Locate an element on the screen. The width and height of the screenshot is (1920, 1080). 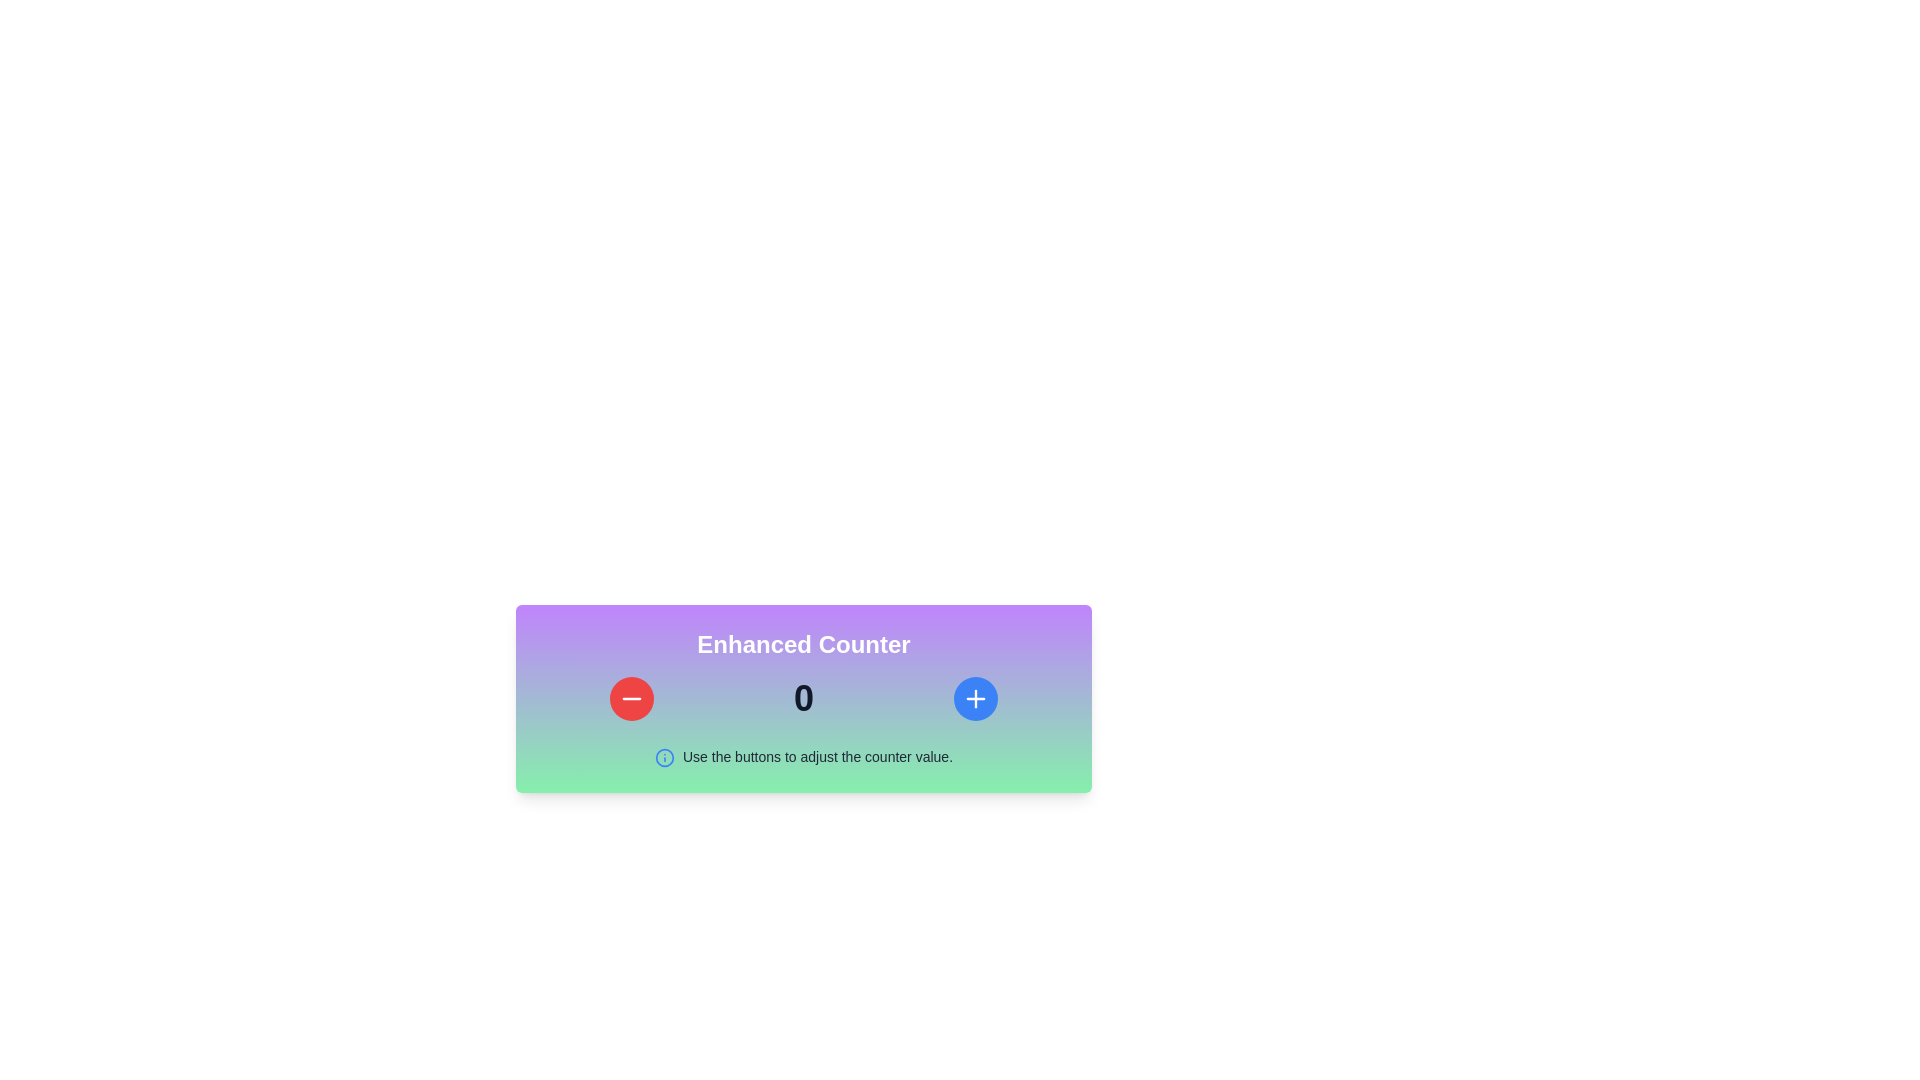
the red circular button with a white minus symbol to decrement the counter is located at coordinates (631, 697).